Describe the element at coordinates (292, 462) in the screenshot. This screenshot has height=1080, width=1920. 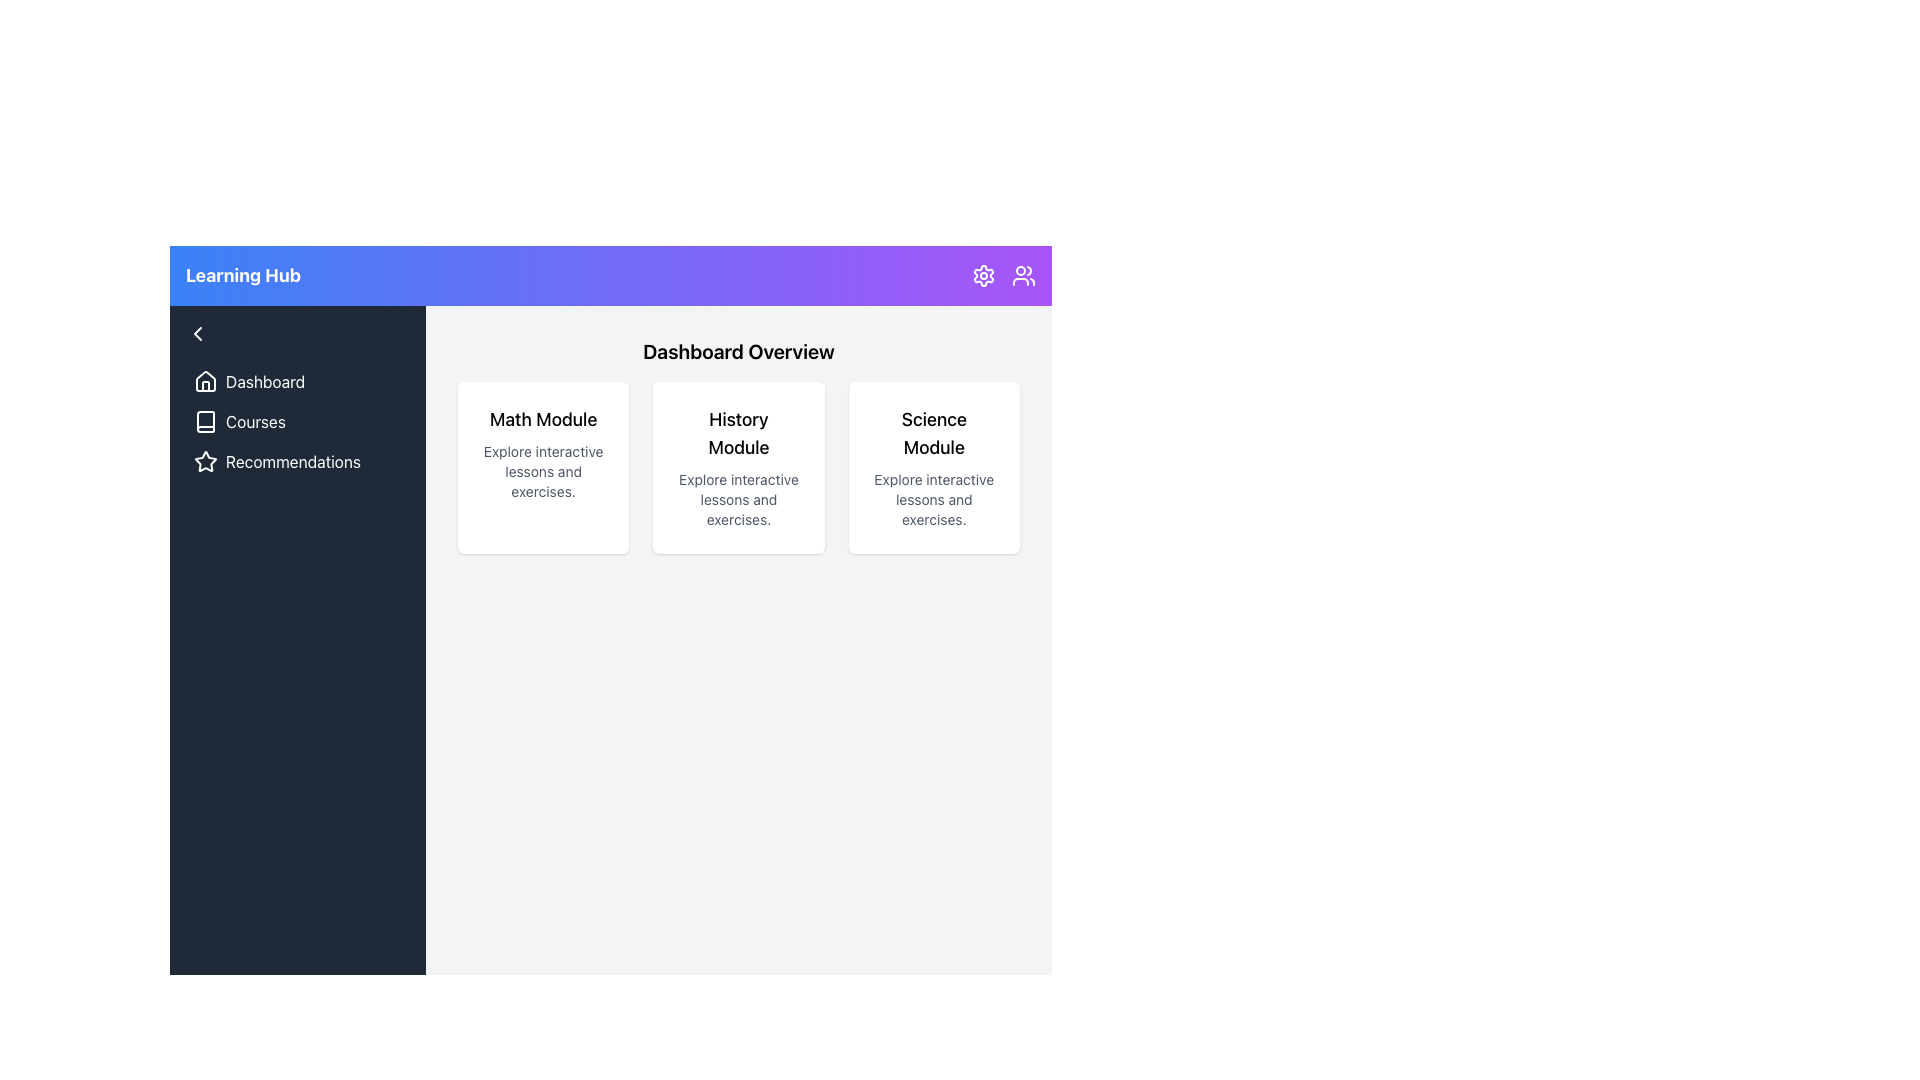
I see `the 'Recommendations' text label, which is the third interactive option in the vertical menu on the left sidebar` at that location.